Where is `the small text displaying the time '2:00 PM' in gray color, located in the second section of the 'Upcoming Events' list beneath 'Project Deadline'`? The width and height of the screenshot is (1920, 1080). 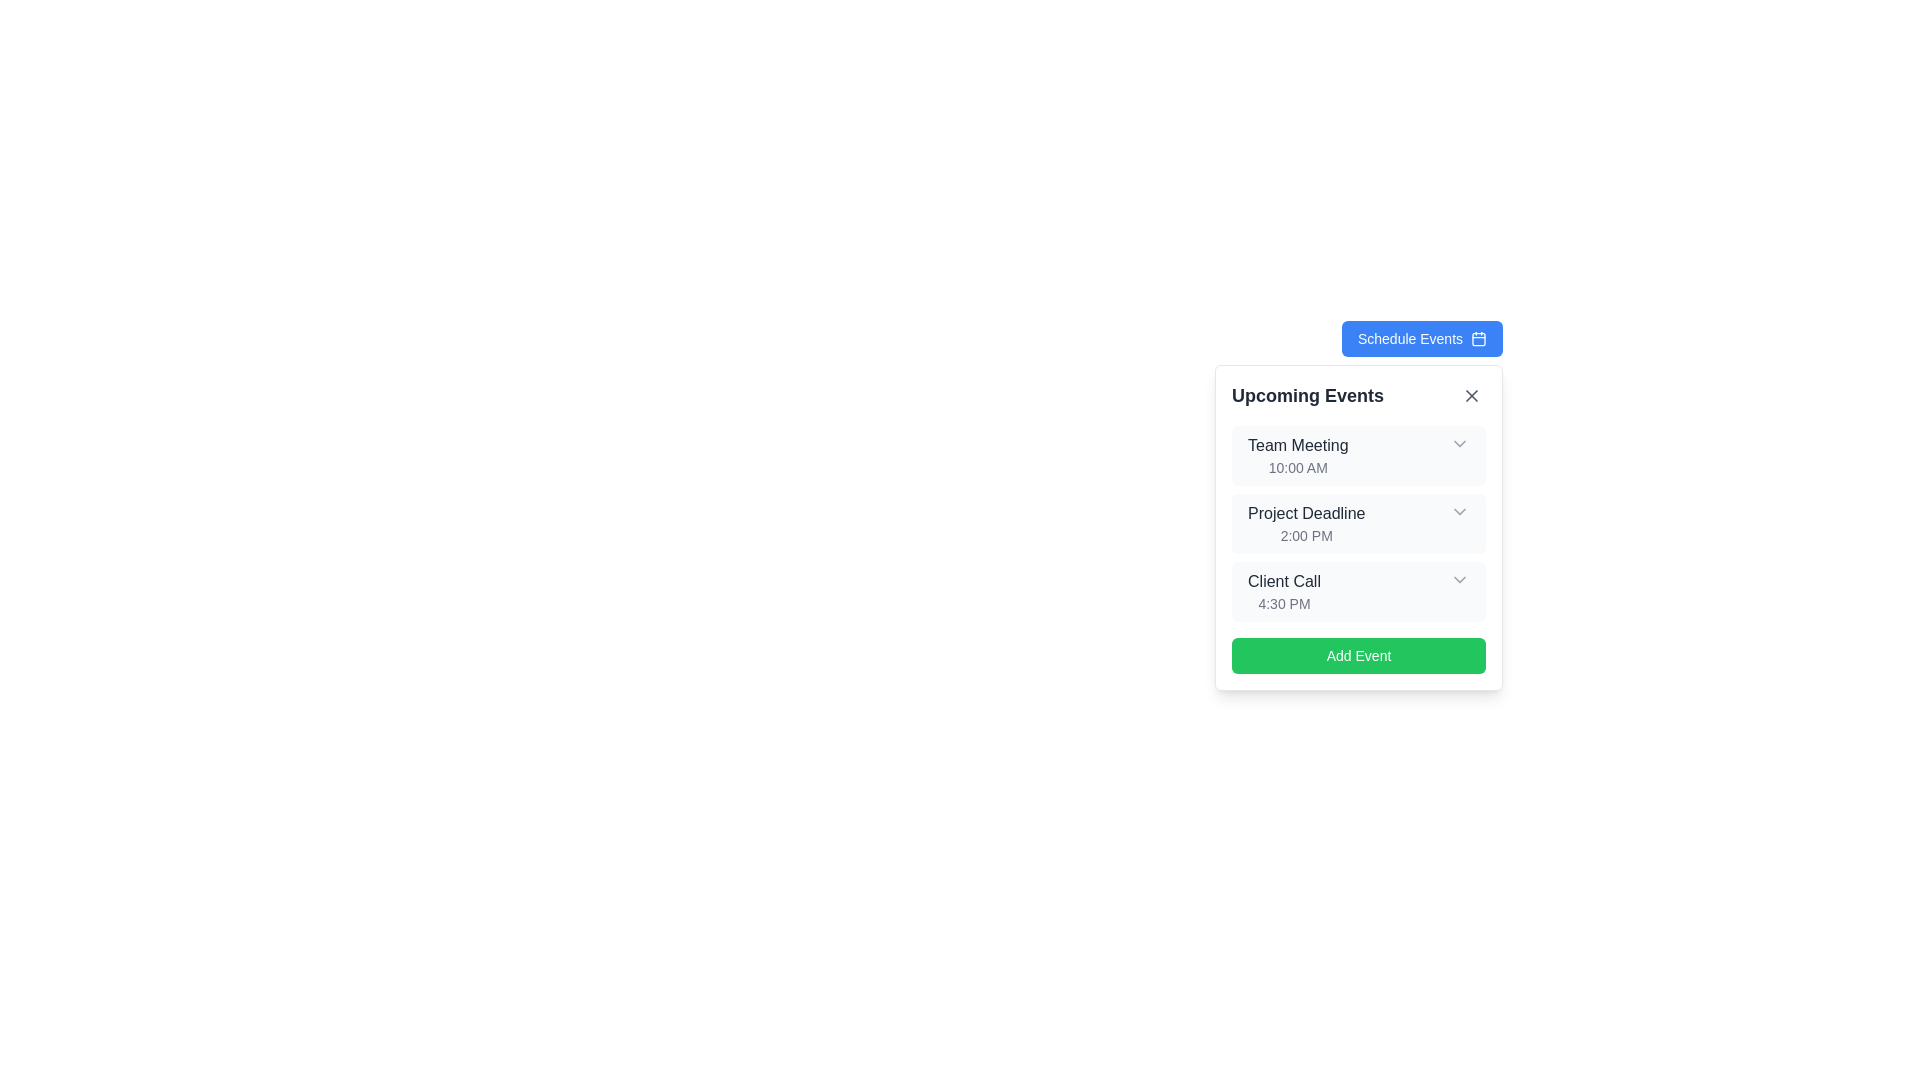 the small text displaying the time '2:00 PM' in gray color, located in the second section of the 'Upcoming Events' list beneath 'Project Deadline' is located at coordinates (1306, 535).